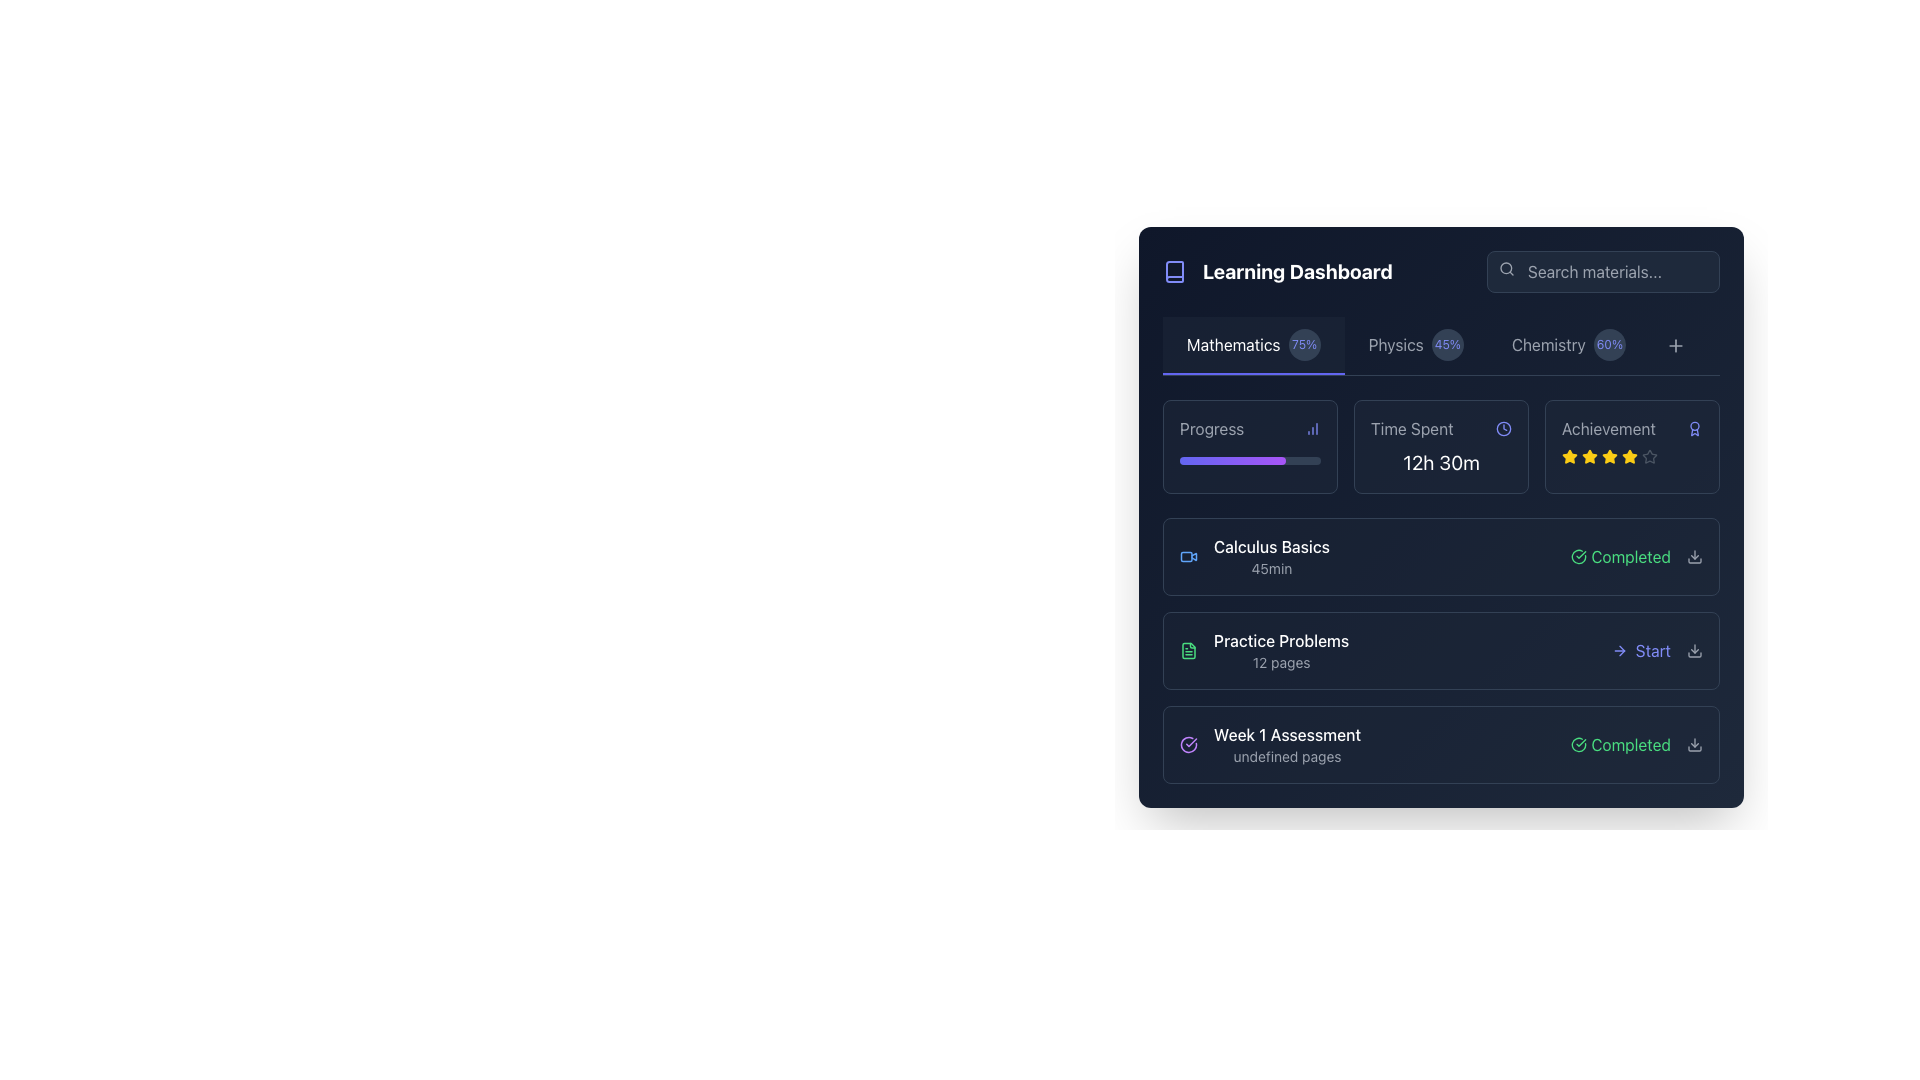 Image resolution: width=1920 pixels, height=1080 pixels. Describe the element at coordinates (1603, 272) in the screenshot. I see `the search bar located in the top-right area of the 'Learning Dashboard'` at that location.